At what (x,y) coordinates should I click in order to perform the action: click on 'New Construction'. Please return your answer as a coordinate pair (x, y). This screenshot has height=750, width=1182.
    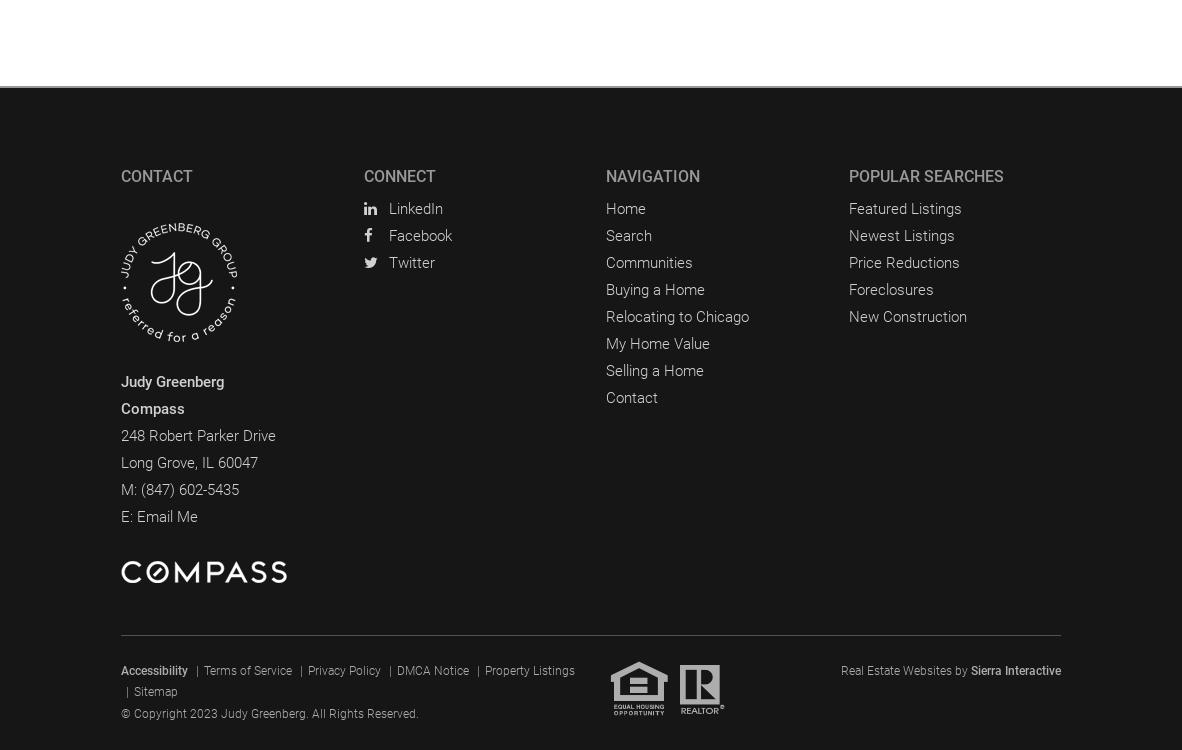
    Looking at the image, I should click on (906, 314).